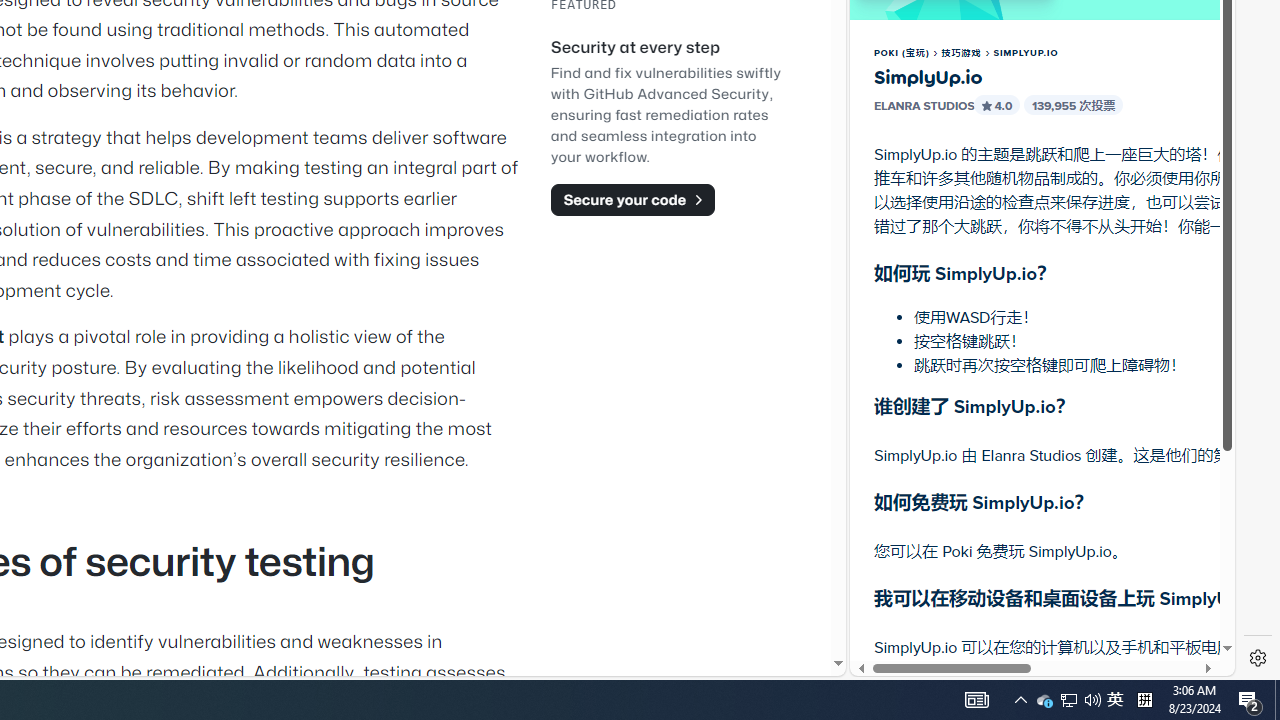  What do you see at coordinates (631, 199) in the screenshot?
I see `'Secure your code'` at bounding box center [631, 199].